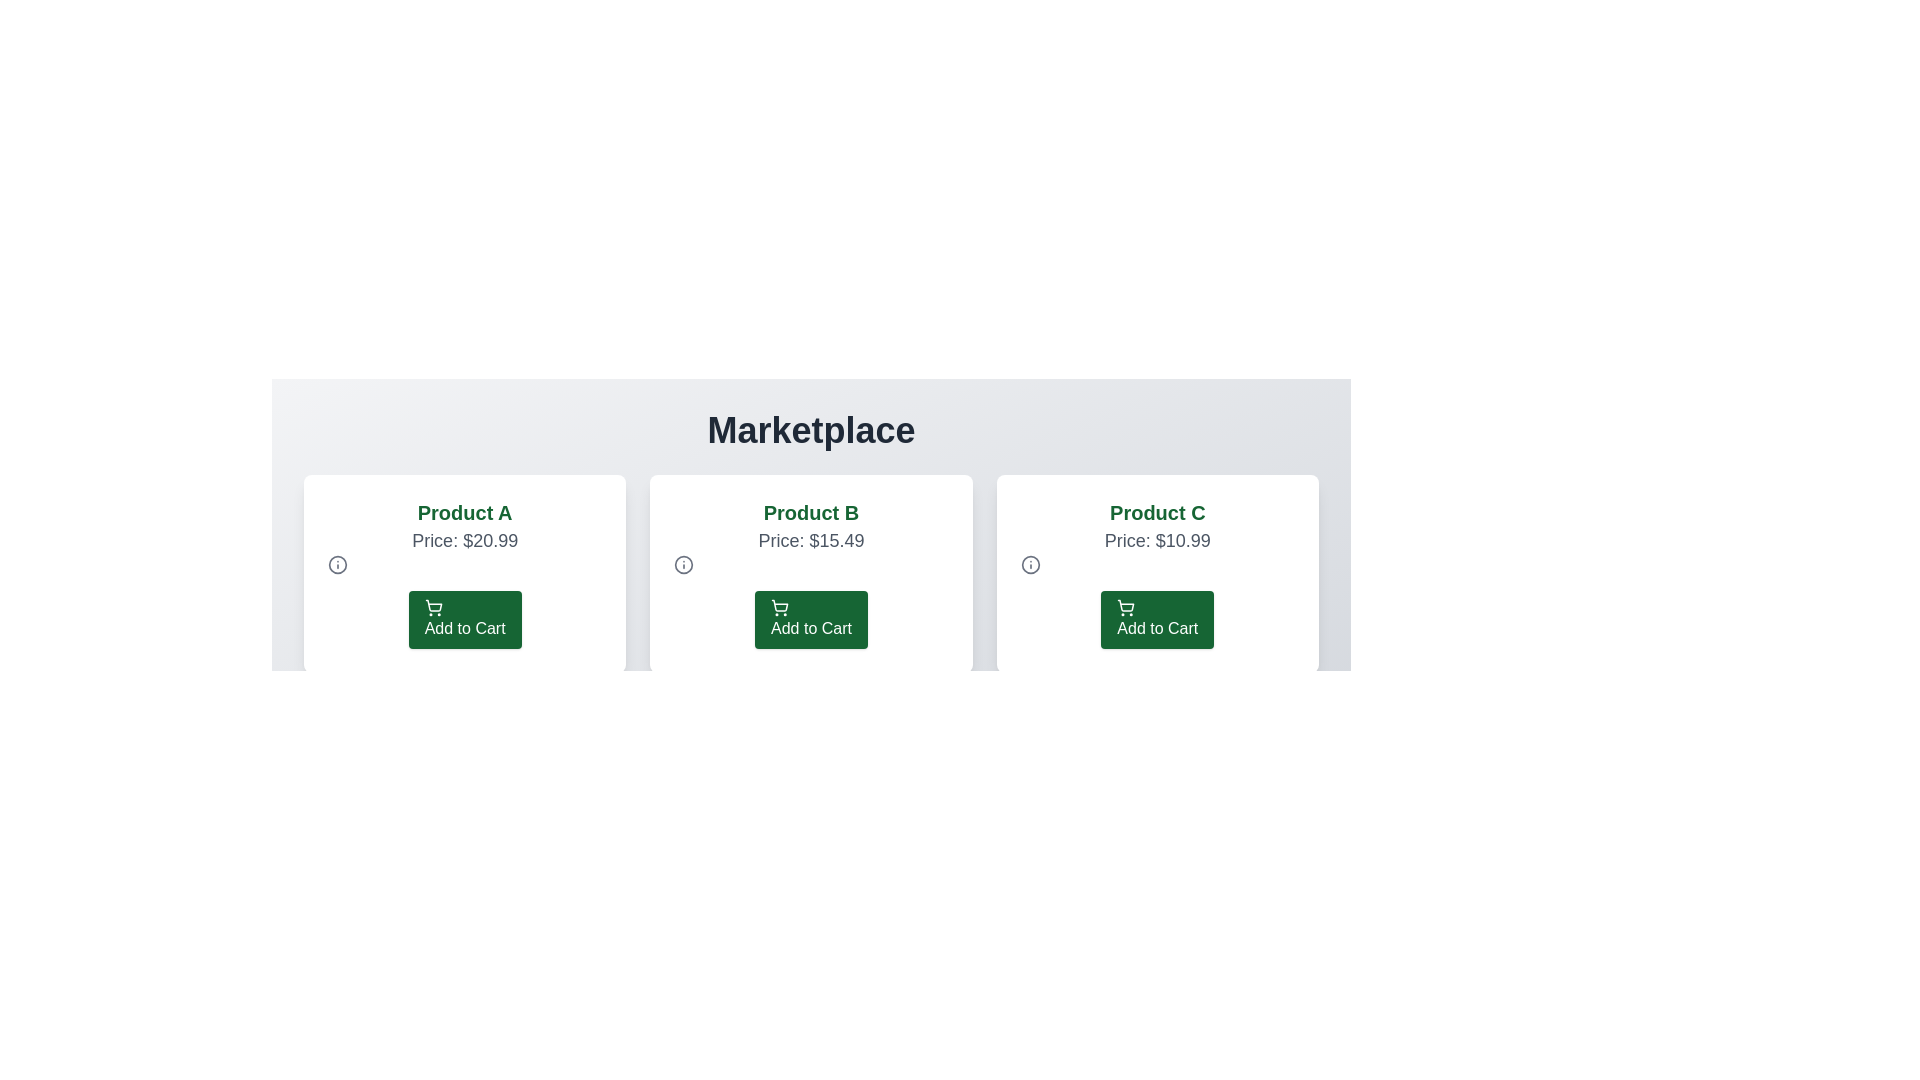  What do you see at coordinates (1030, 564) in the screenshot?
I see `the circular icon with an 'i' symbol in the middle, located in the product card for 'Product C', positioned below the price label and above the 'Add to Cart' button` at bounding box center [1030, 564].